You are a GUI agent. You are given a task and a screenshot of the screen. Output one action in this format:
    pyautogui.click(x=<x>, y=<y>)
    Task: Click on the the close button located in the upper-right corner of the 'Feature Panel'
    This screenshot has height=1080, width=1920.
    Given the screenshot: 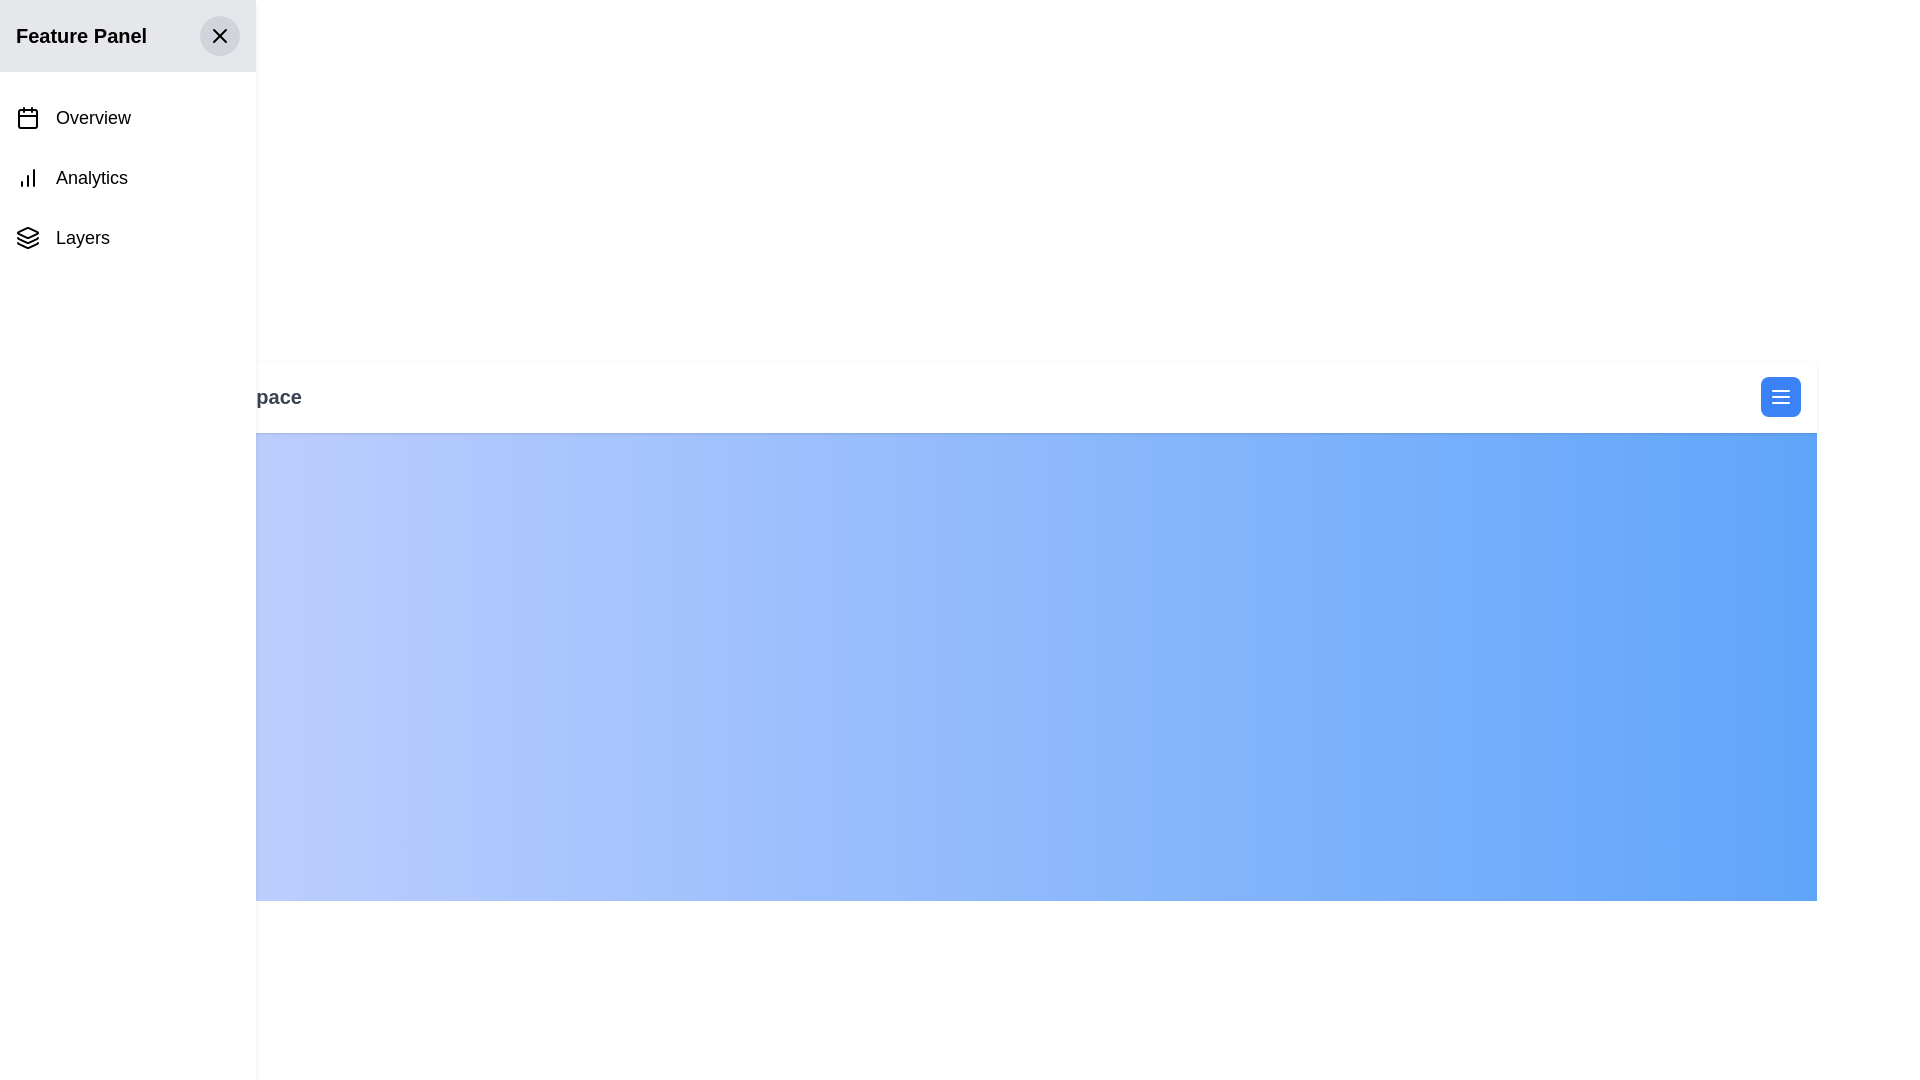 What is the action you would take?
    pyautogui.click(x=220, y=35)
    